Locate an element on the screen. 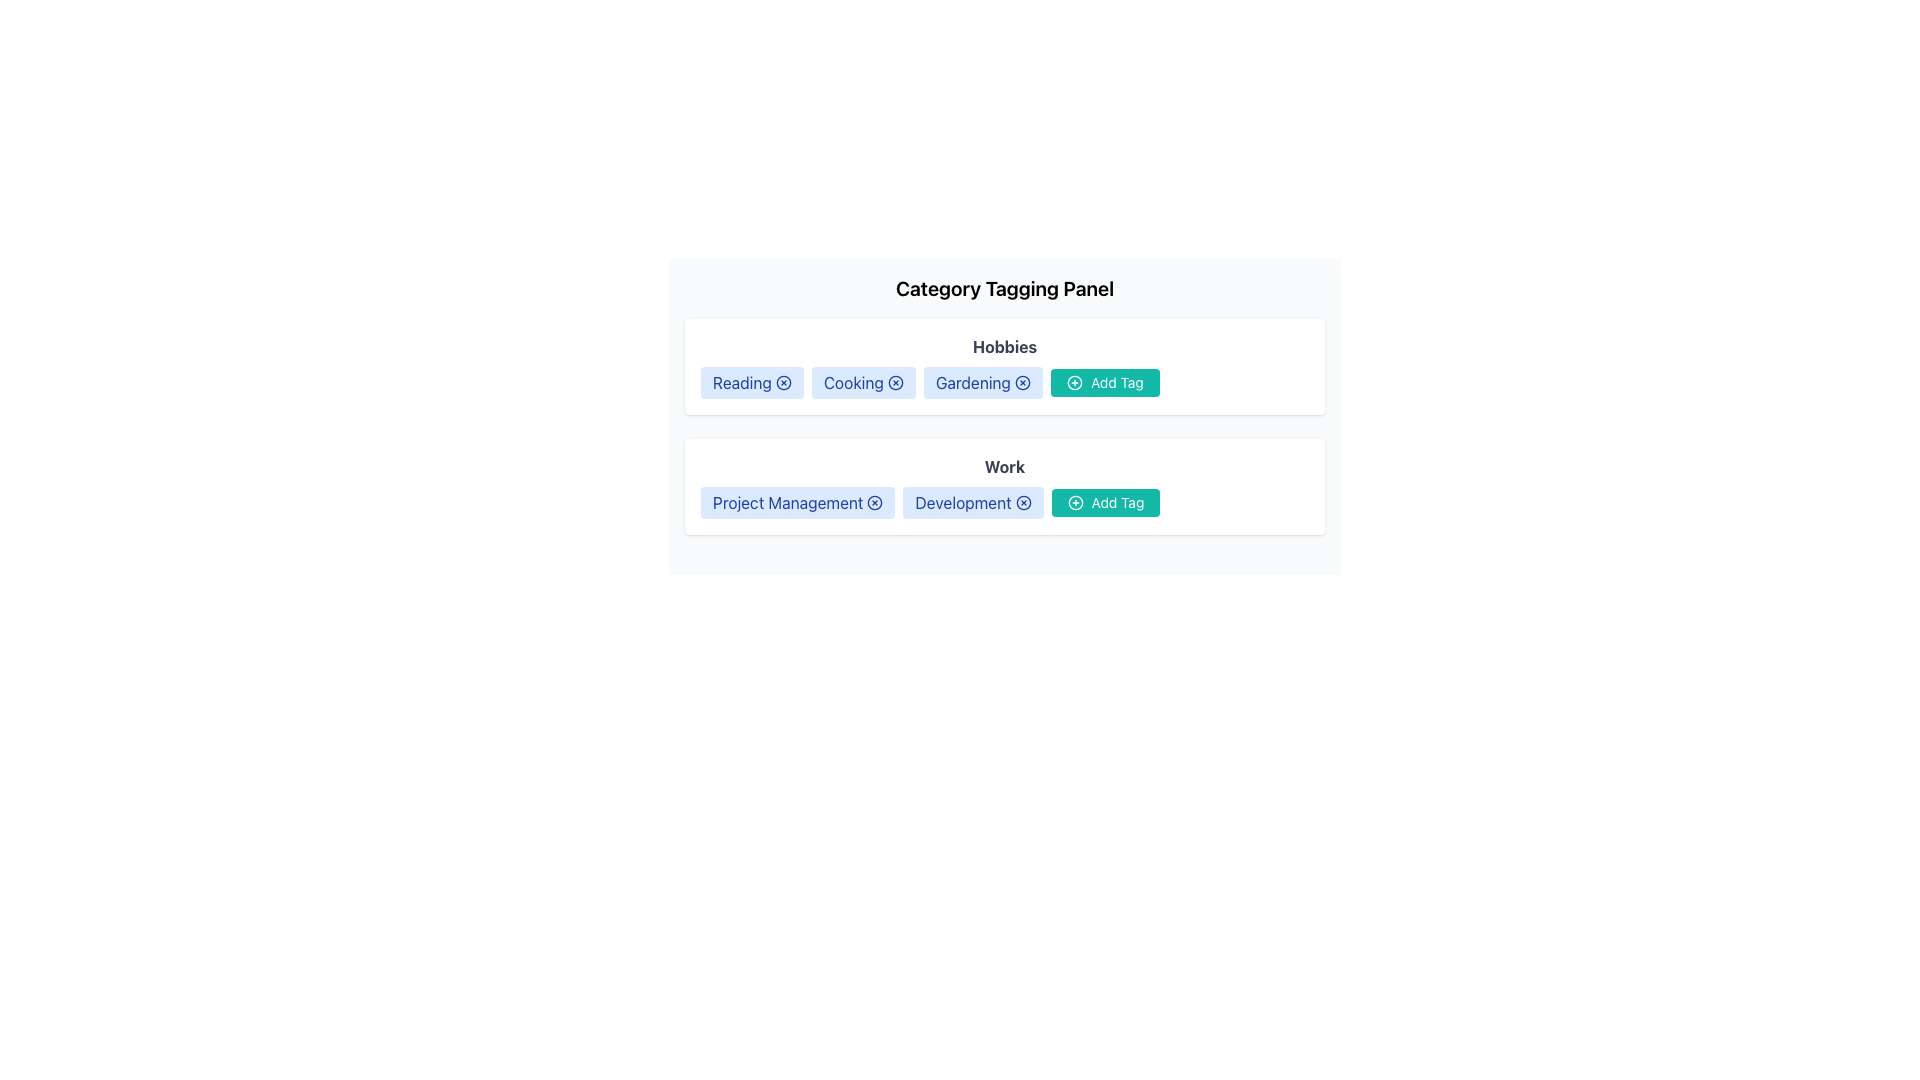 The image size is (1920, 1080). the 'Development' category tag in the Work section of the Category Tagging Panel is located at coordinates (973, 501).